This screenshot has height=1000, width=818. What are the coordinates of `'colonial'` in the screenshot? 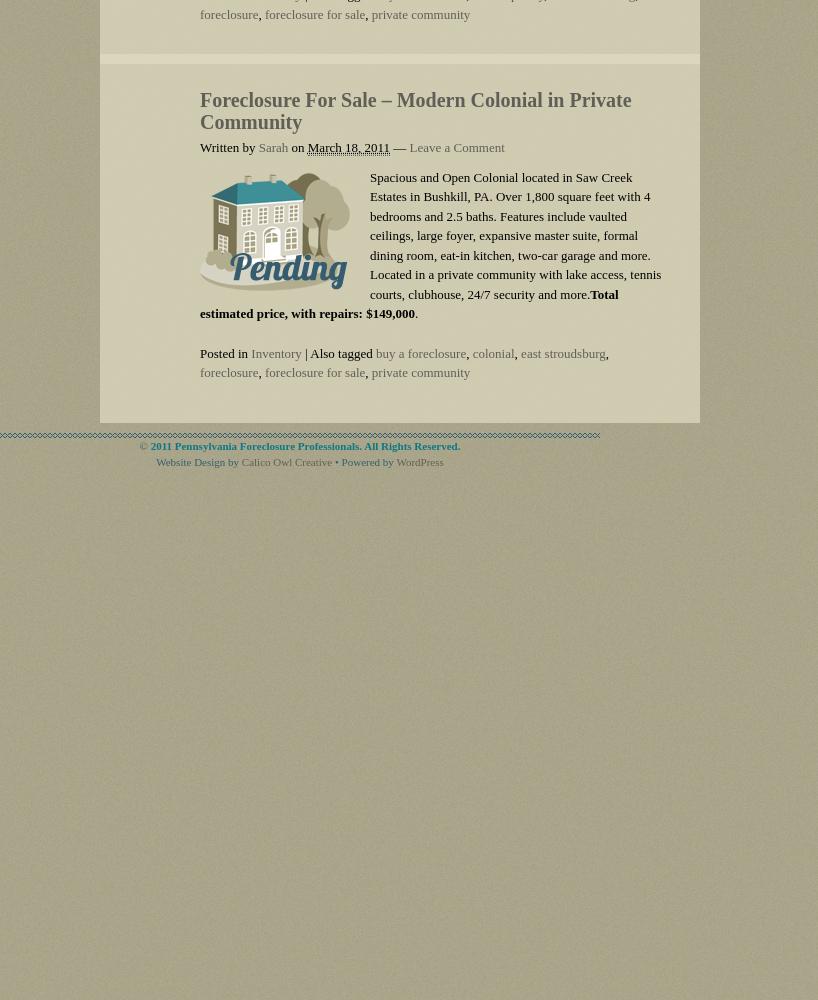 It's located at (493, 351).